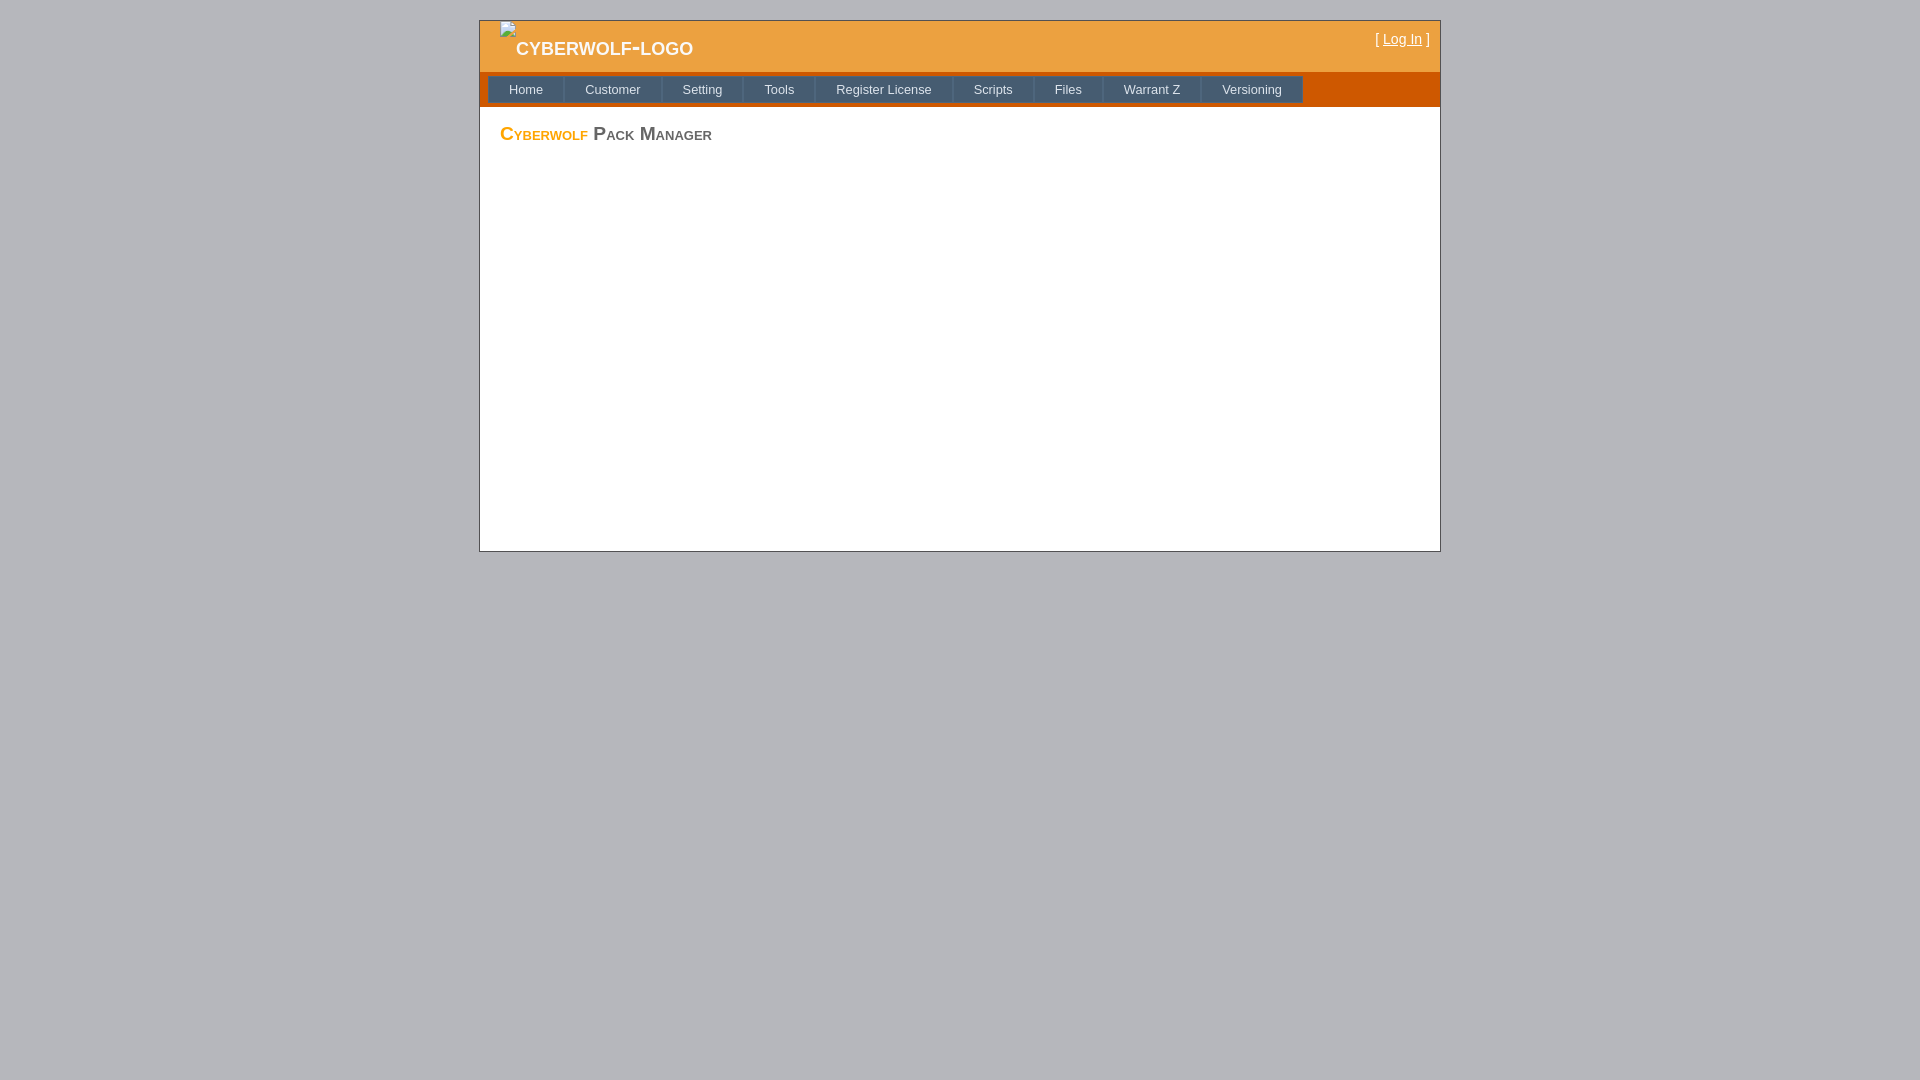 This screenshot has height=1080, width=1920. What do you see at coordinates (993, 88) in the screenshot?
I see `'Scripts'` at bounding box center [993, 88].